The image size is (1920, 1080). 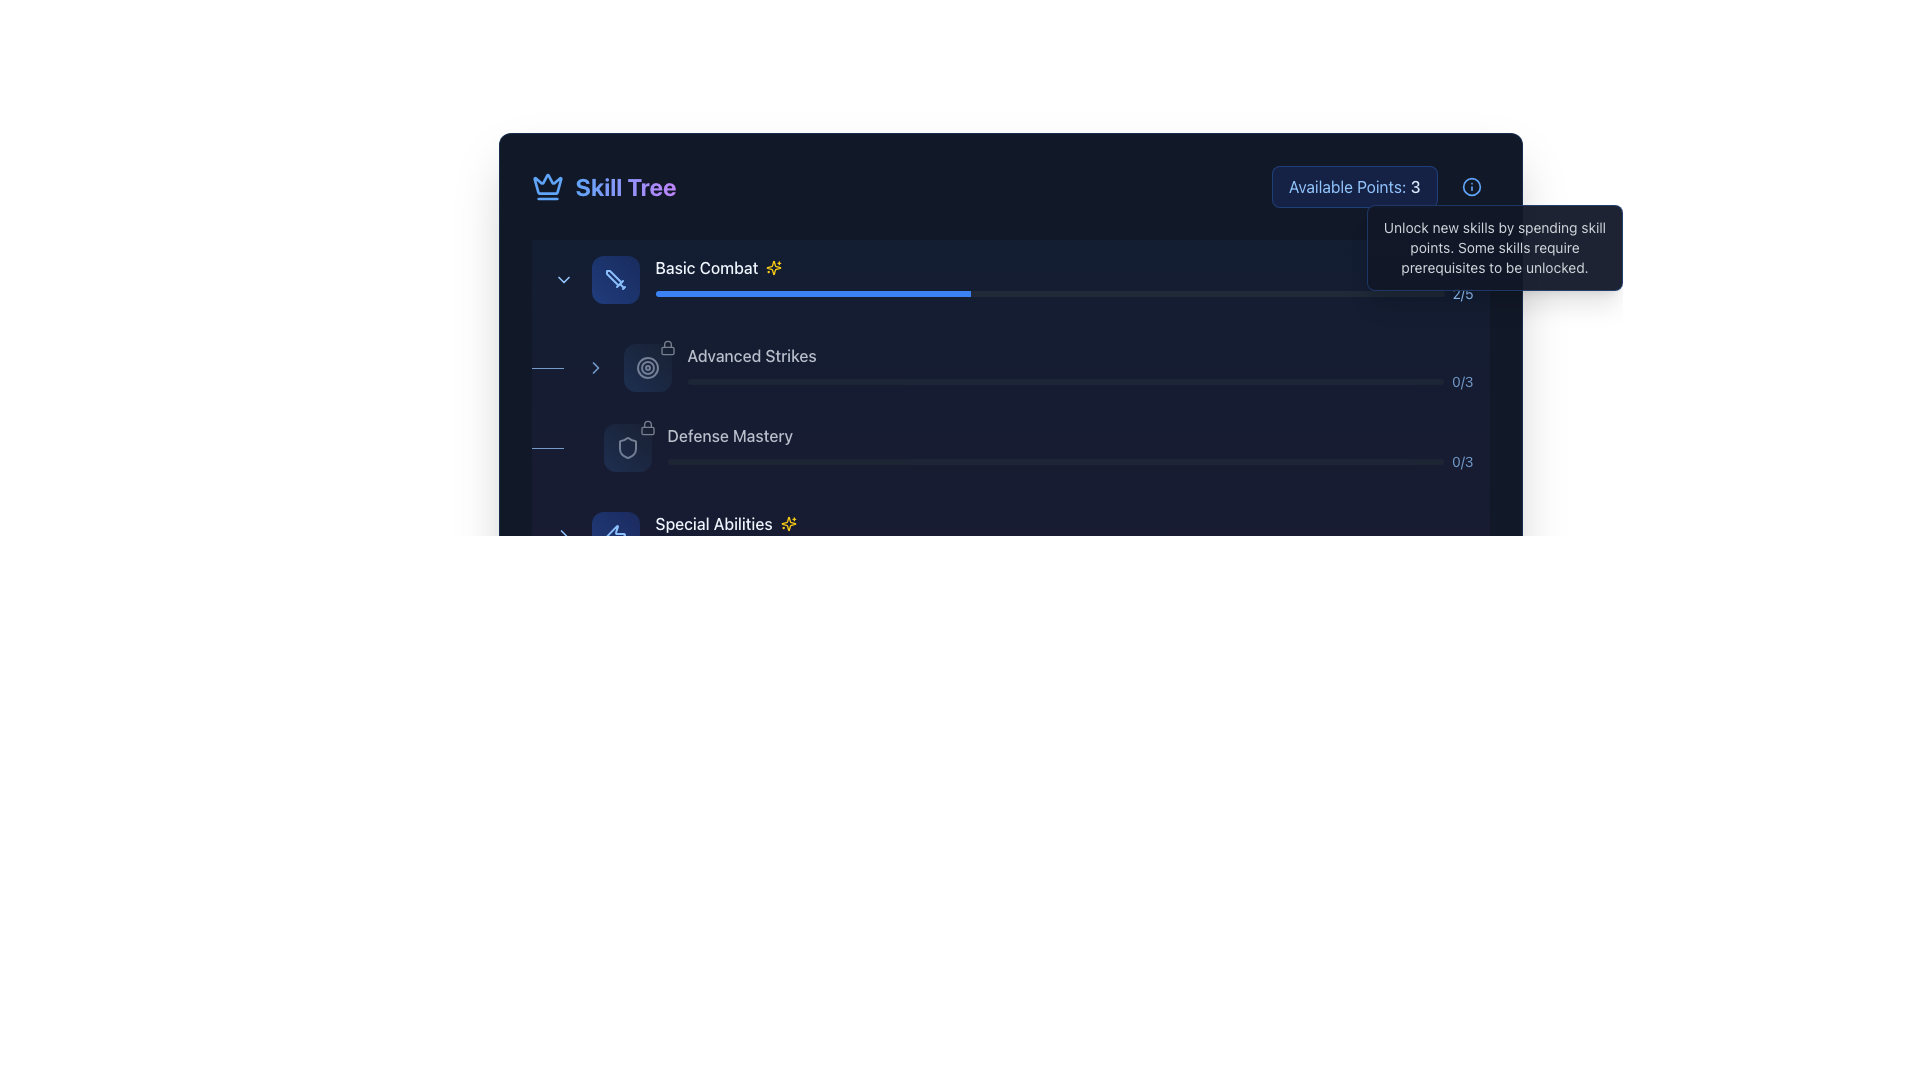 I want to click on the information icon located to the right of the 'Available Points: 3' button in the top-right corner of the panel, so click(x=1471, y=186).